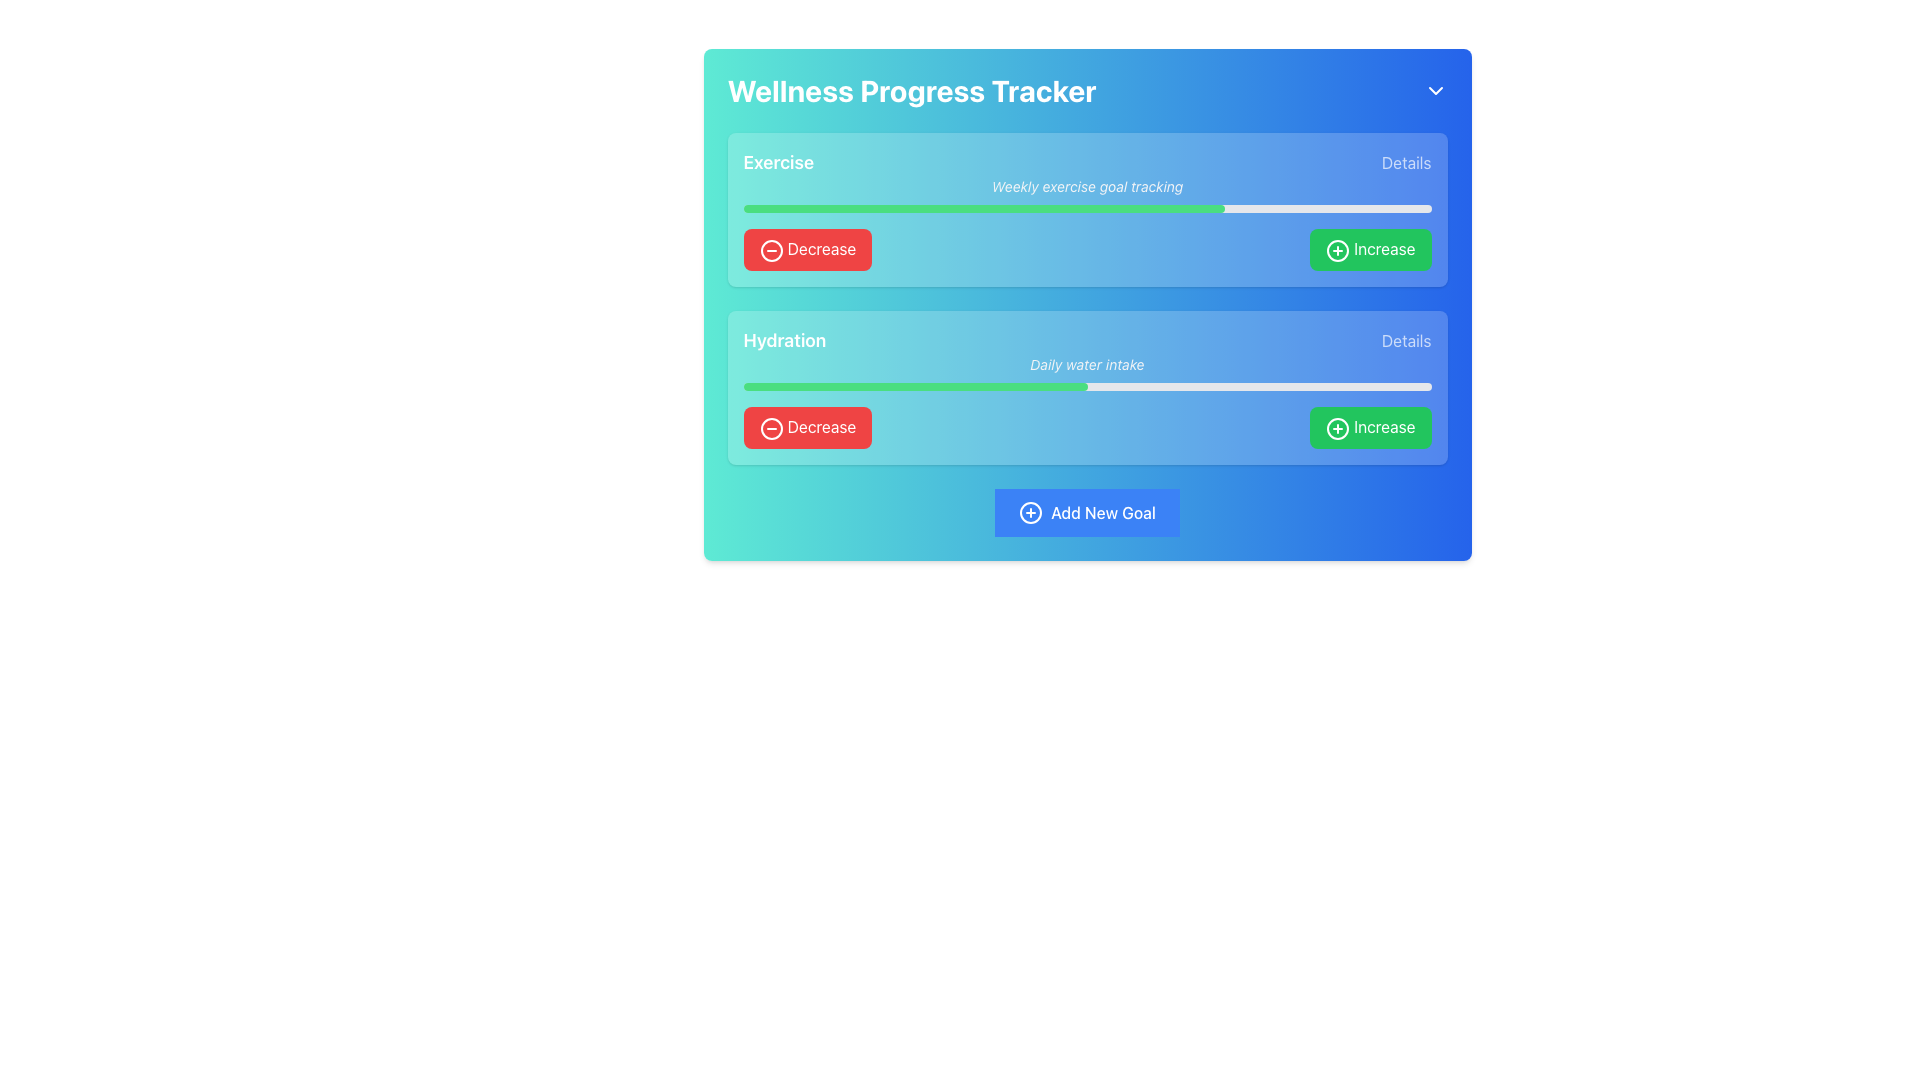  Describe the element at coordinates (770, 249) in the screenshot. I see `the circular icon with a white minus sign on a red background, located within the 'Decrease' button in the 'Exercise' section` at that location.